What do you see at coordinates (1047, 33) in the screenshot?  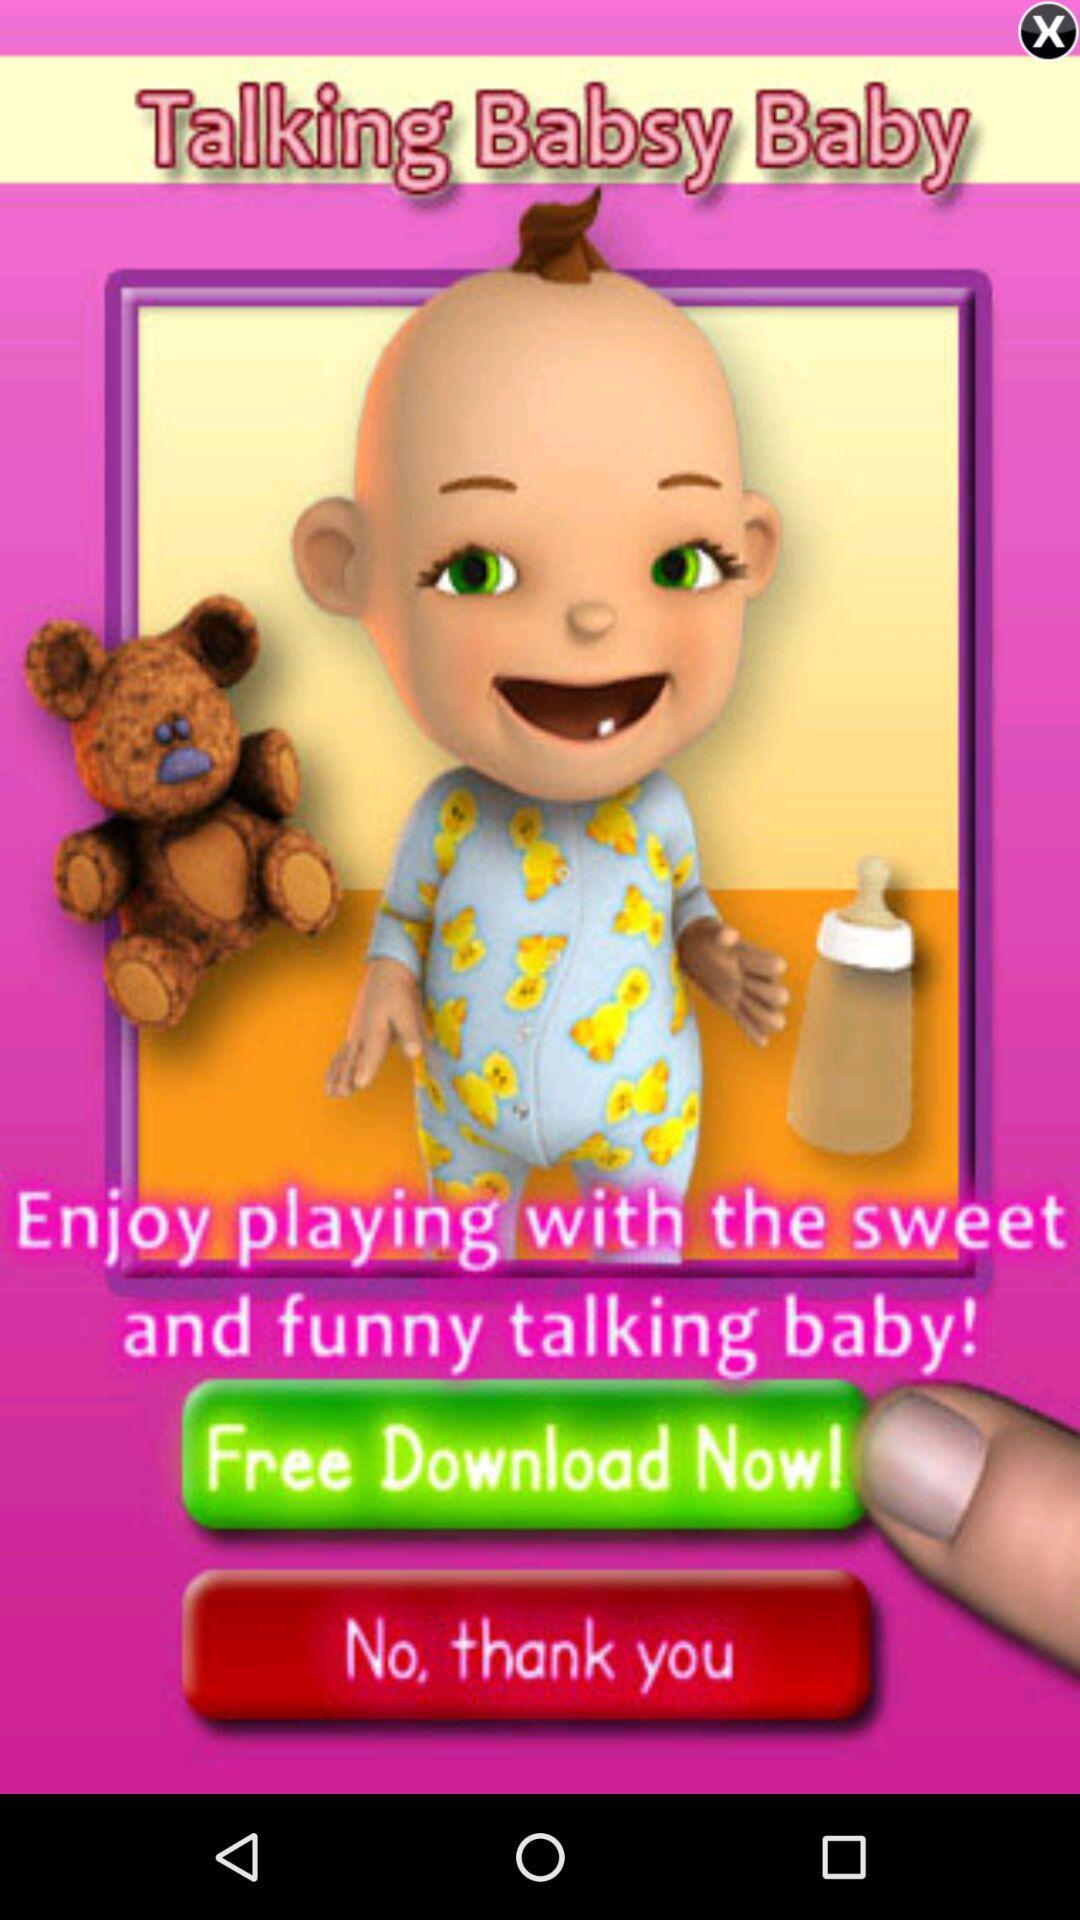 I see `the close icon` at bounding box center [1047, 33].